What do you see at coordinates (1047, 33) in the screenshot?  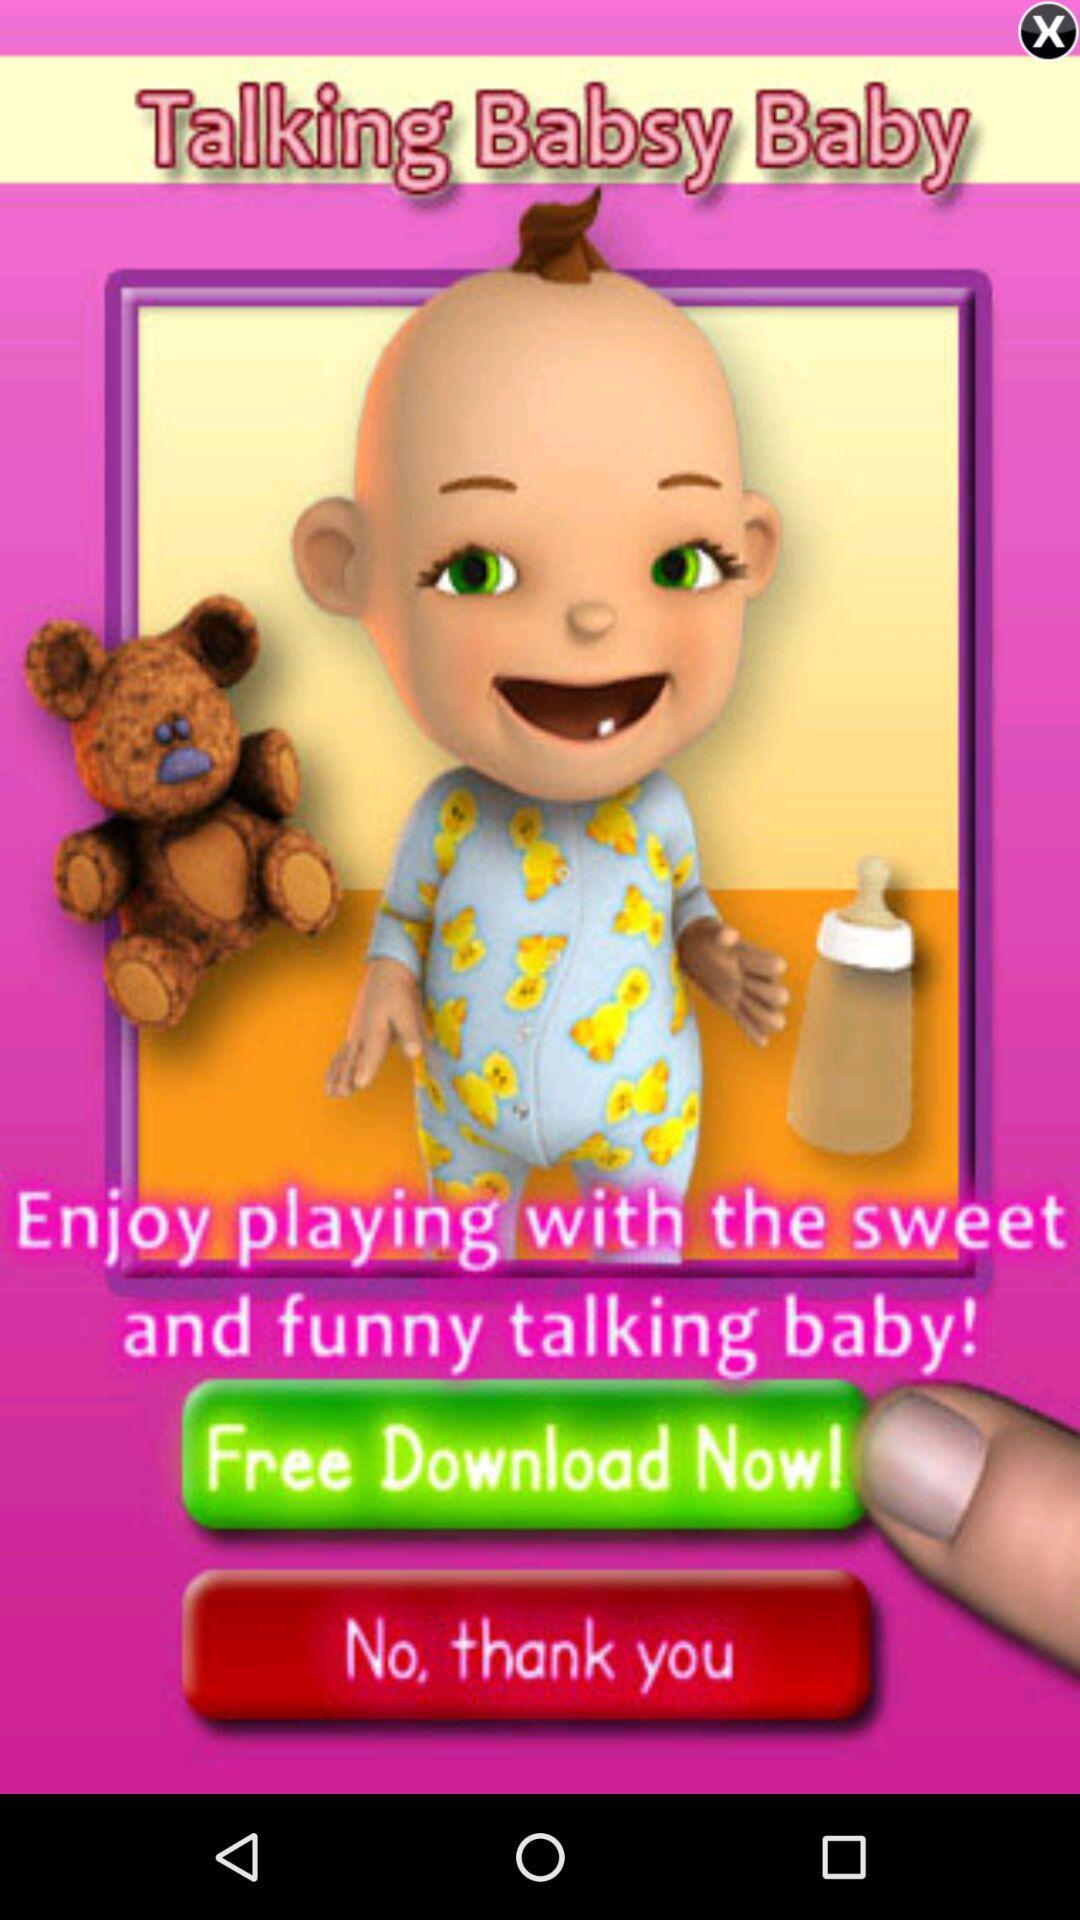 I see `the close icon` at bounding box center [1047, 33].